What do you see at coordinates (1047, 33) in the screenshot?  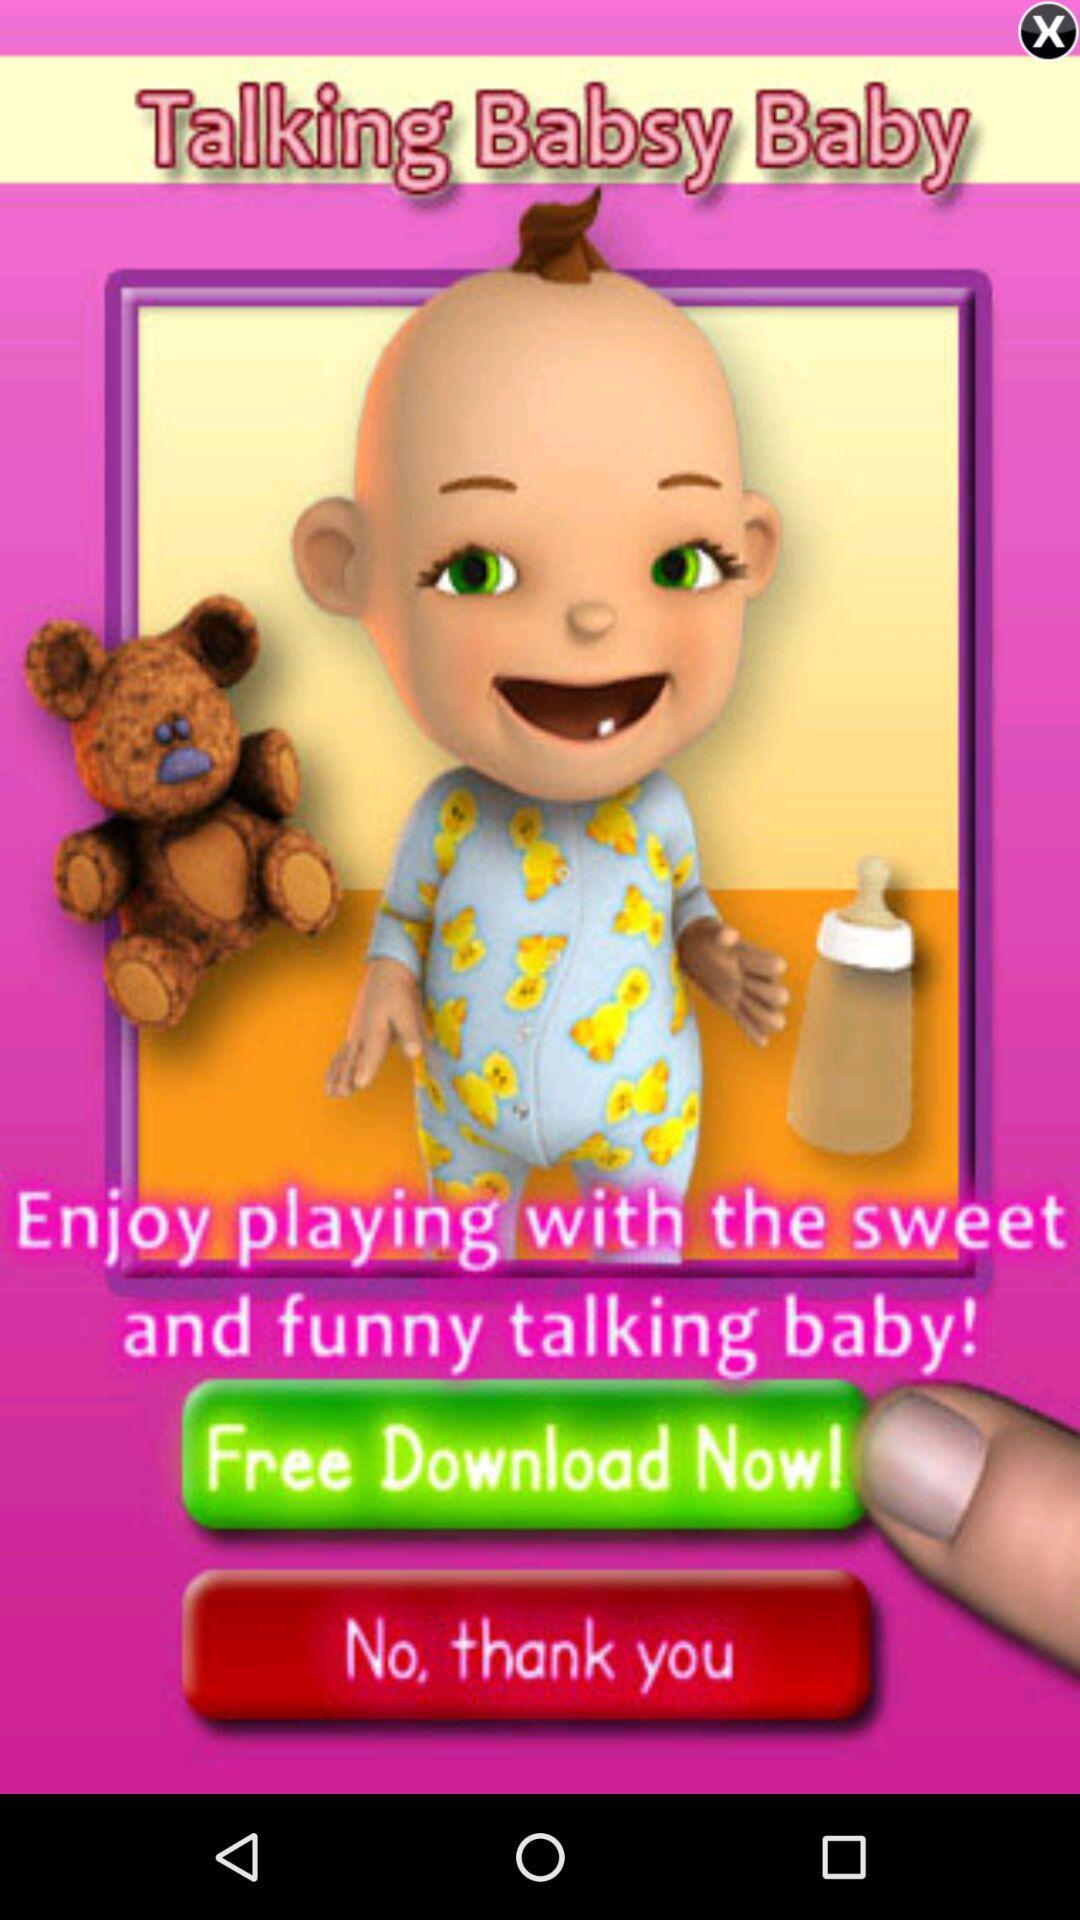 I see `the close icon` at bounding box center [1047, 33].